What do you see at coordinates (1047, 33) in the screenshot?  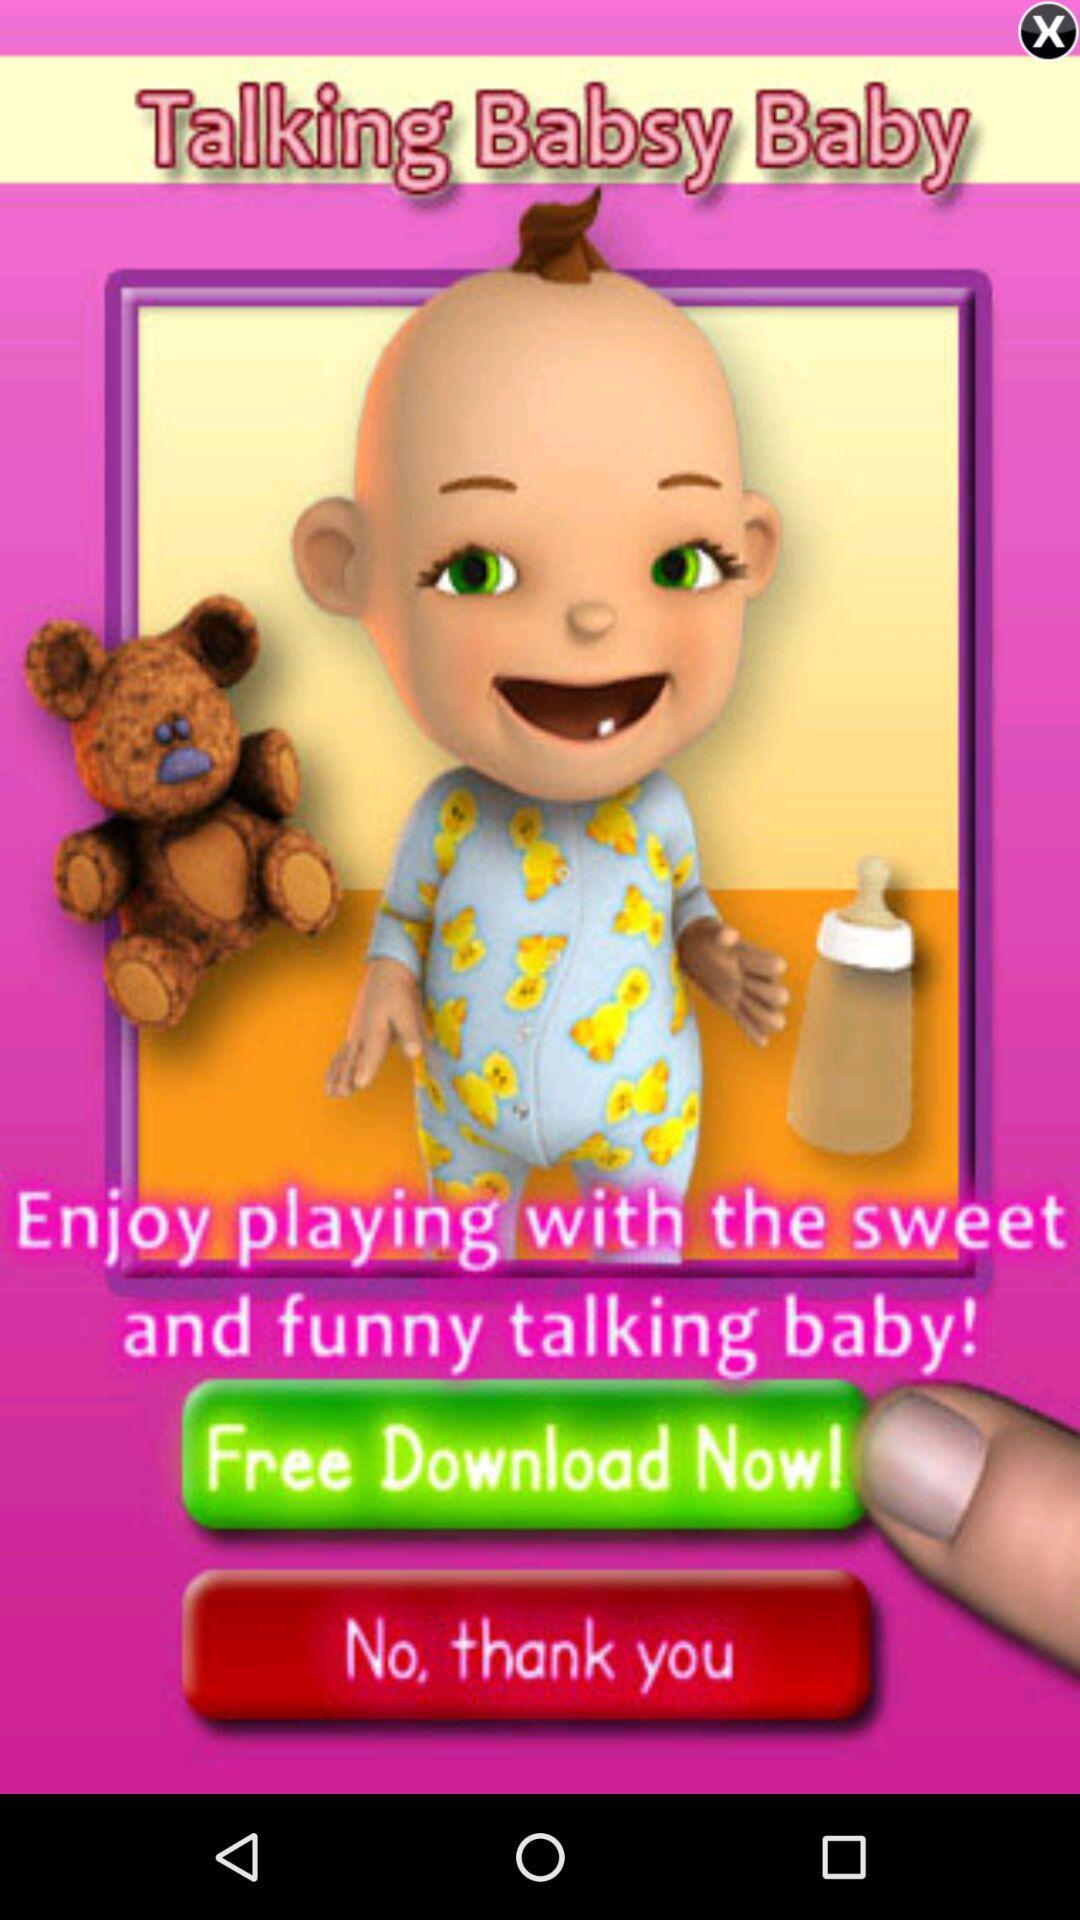 I see `the close icon` at bounding box center [1047, 33].